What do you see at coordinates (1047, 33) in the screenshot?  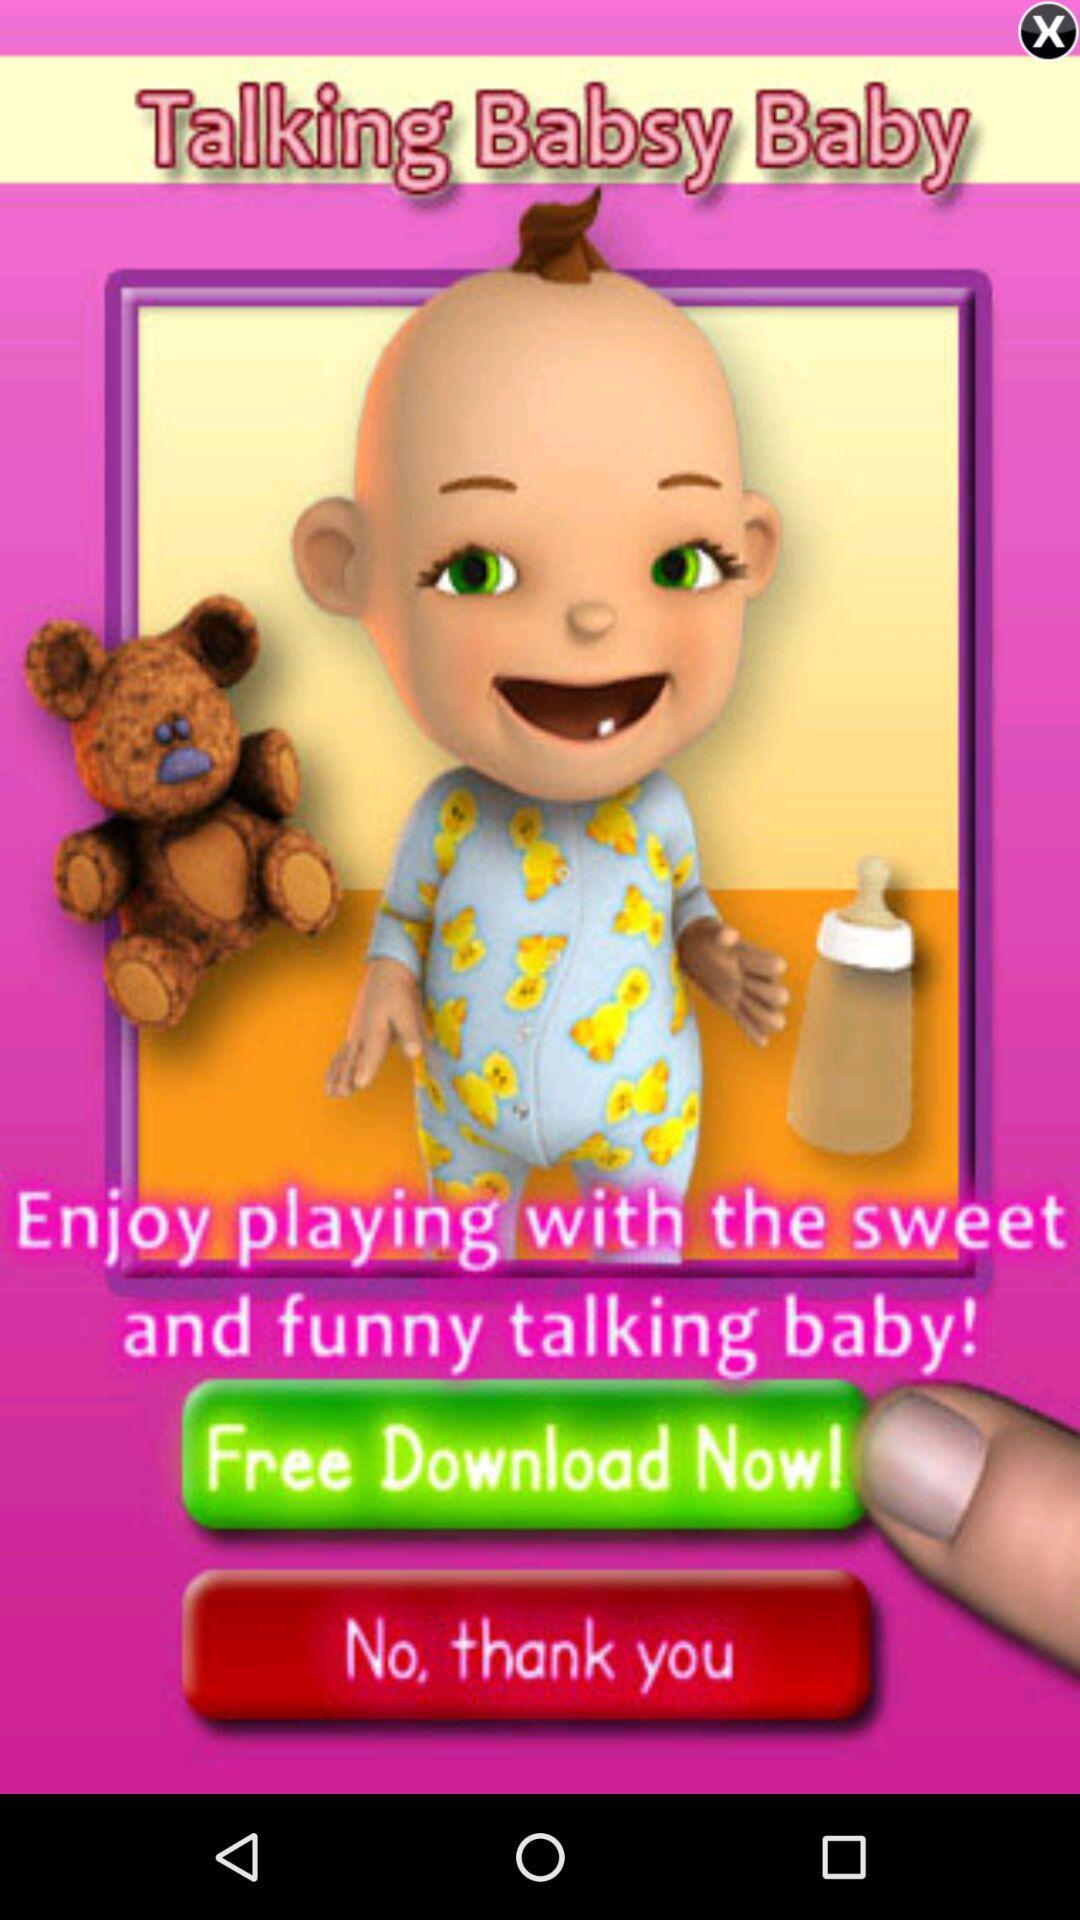 I see `the close icon` at bounding box center [1047, 33].